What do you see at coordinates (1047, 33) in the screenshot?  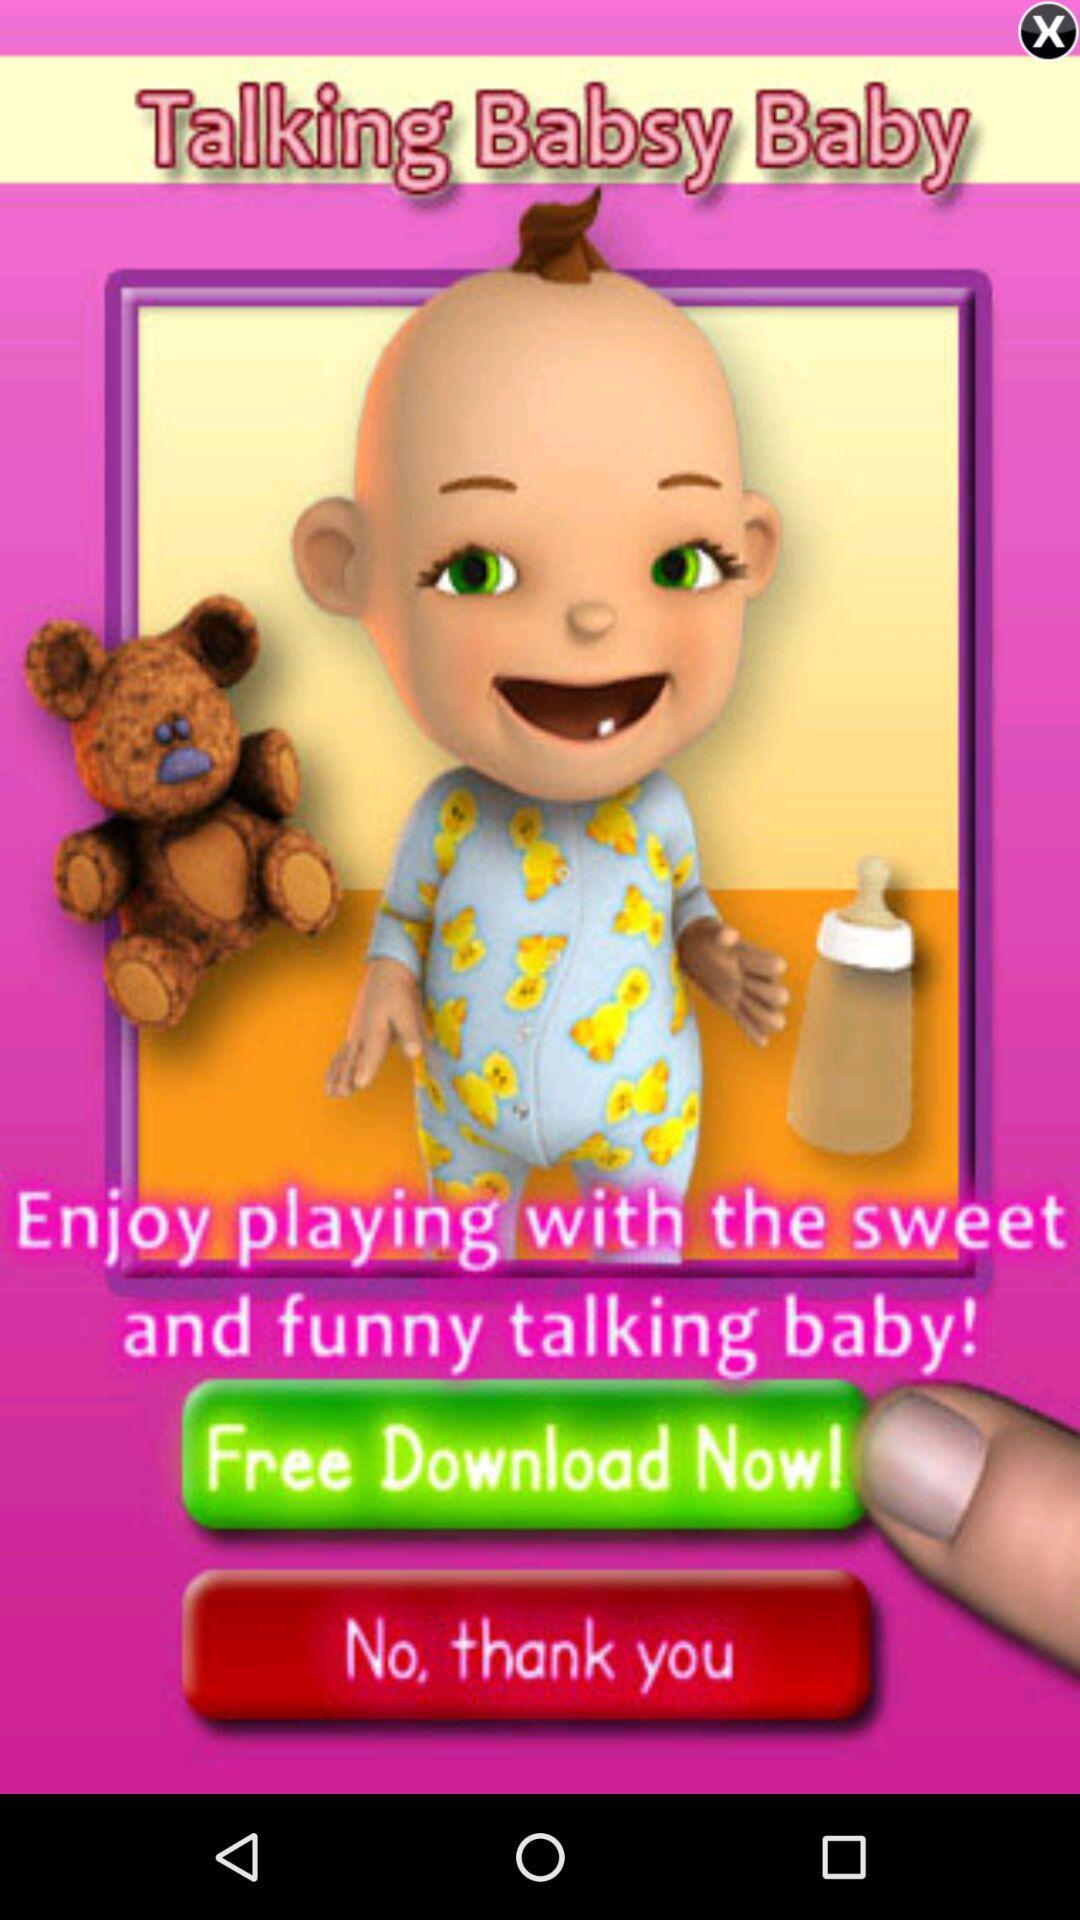 I see `the close icon` at bounding box center [1047, 33].